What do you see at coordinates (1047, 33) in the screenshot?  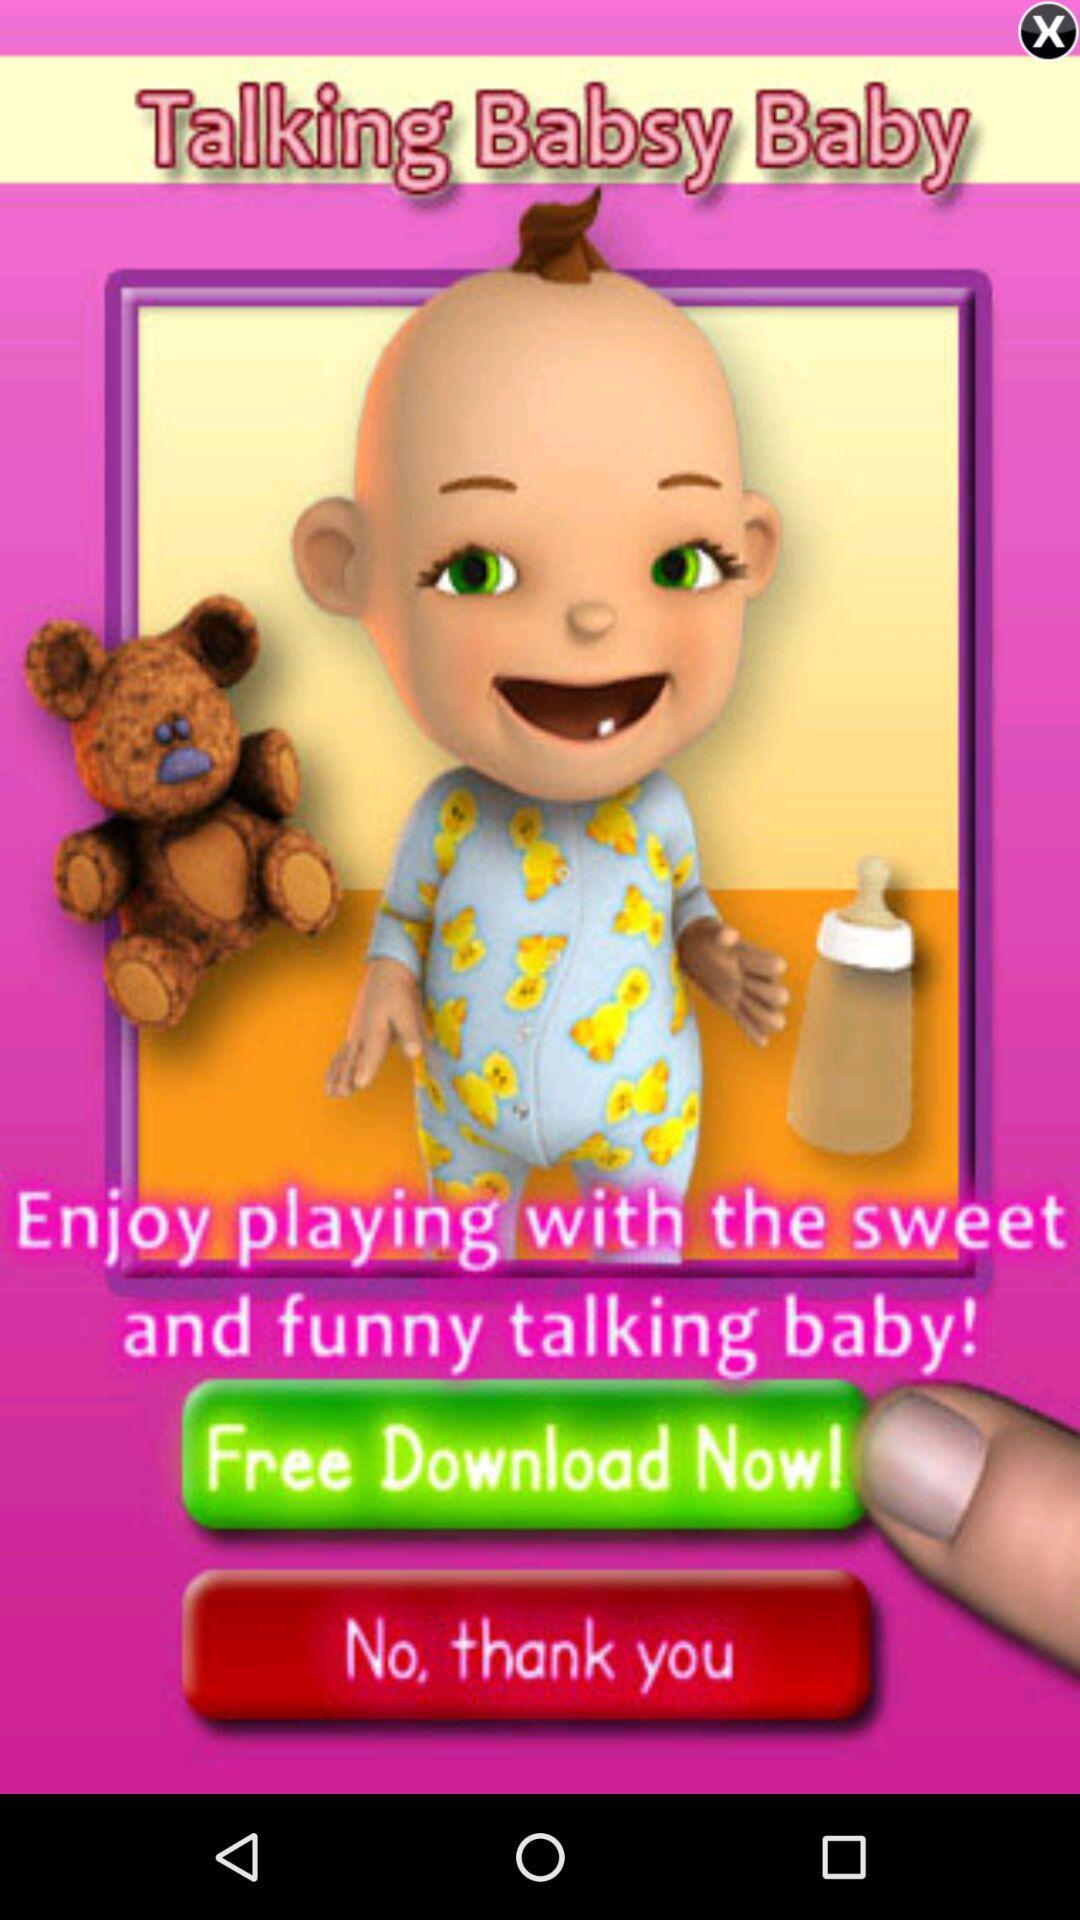 I see `the close icon` at bounding box center [1047, 33].